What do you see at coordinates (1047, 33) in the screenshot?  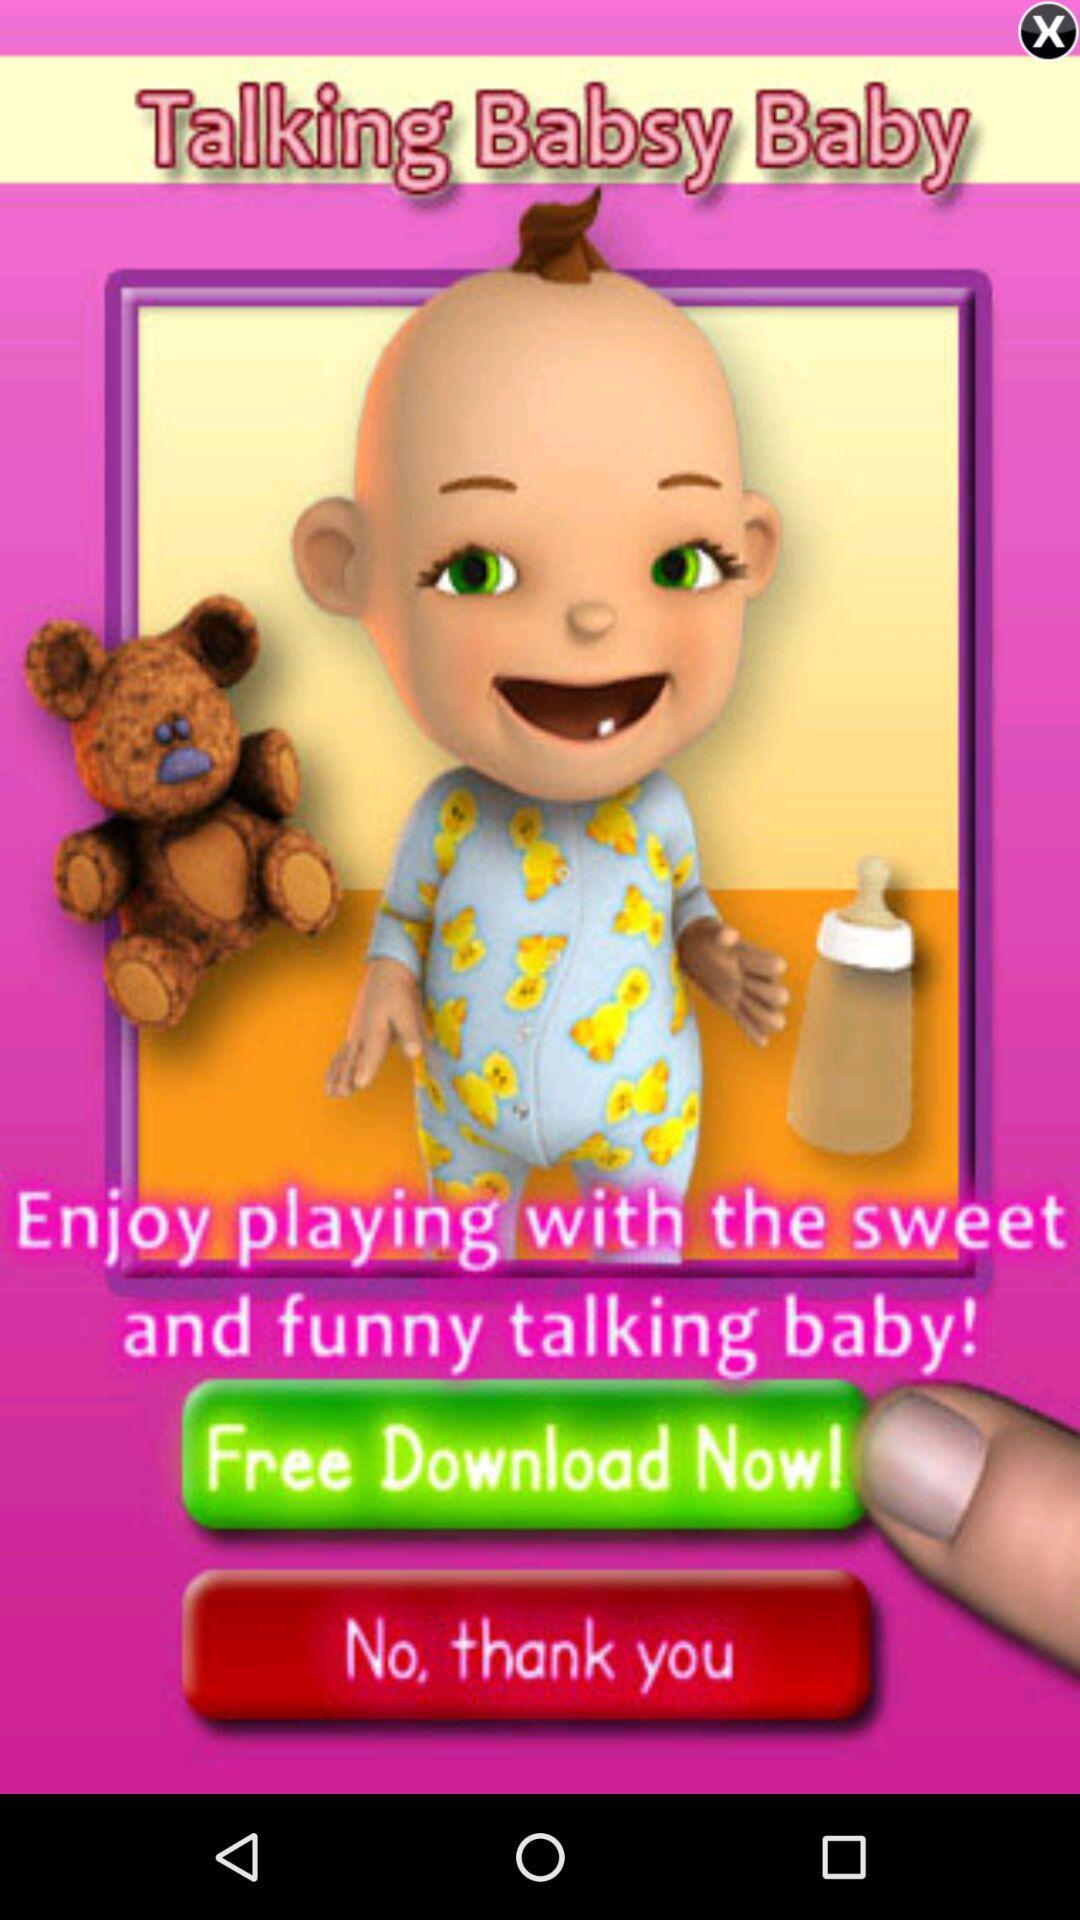 I see `the close icon` at bounding box center [1047, 33].